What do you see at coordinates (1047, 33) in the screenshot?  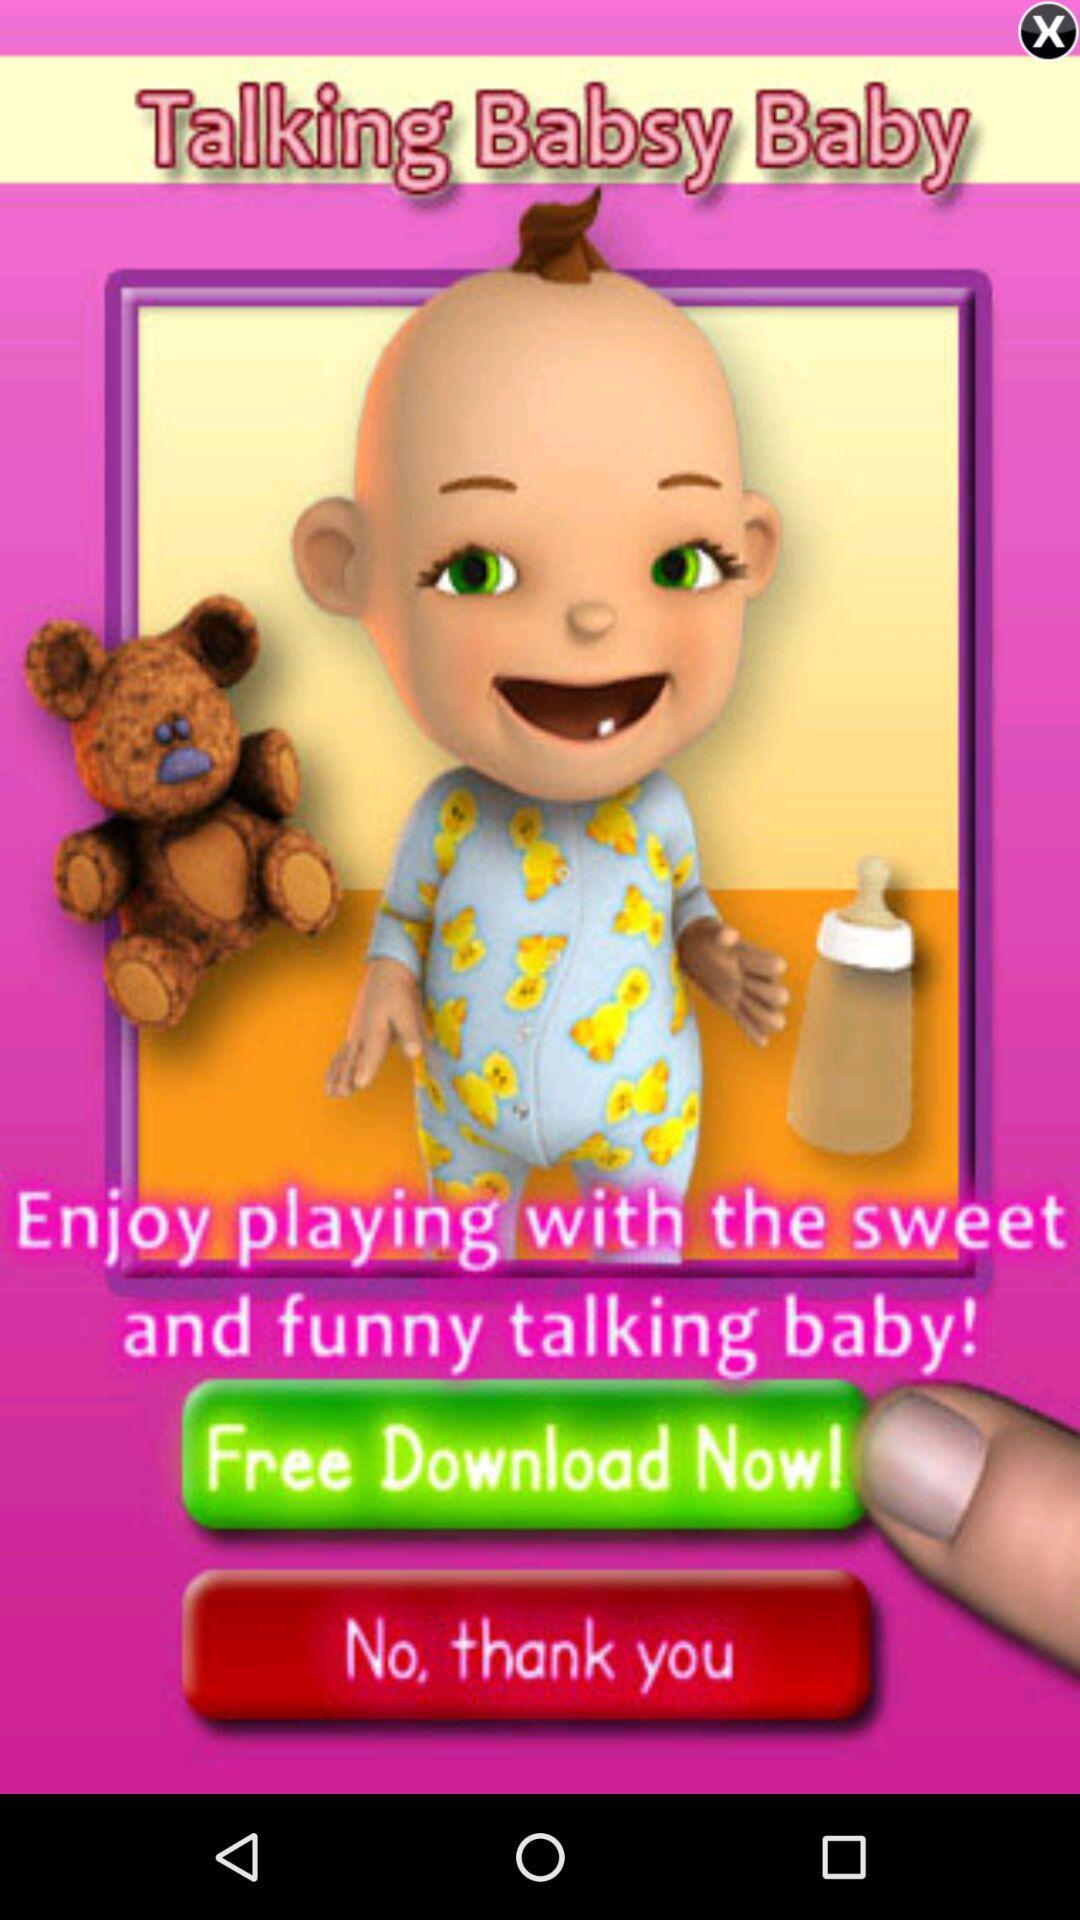 I see `the close icon` at bounding box center [1047, 33].